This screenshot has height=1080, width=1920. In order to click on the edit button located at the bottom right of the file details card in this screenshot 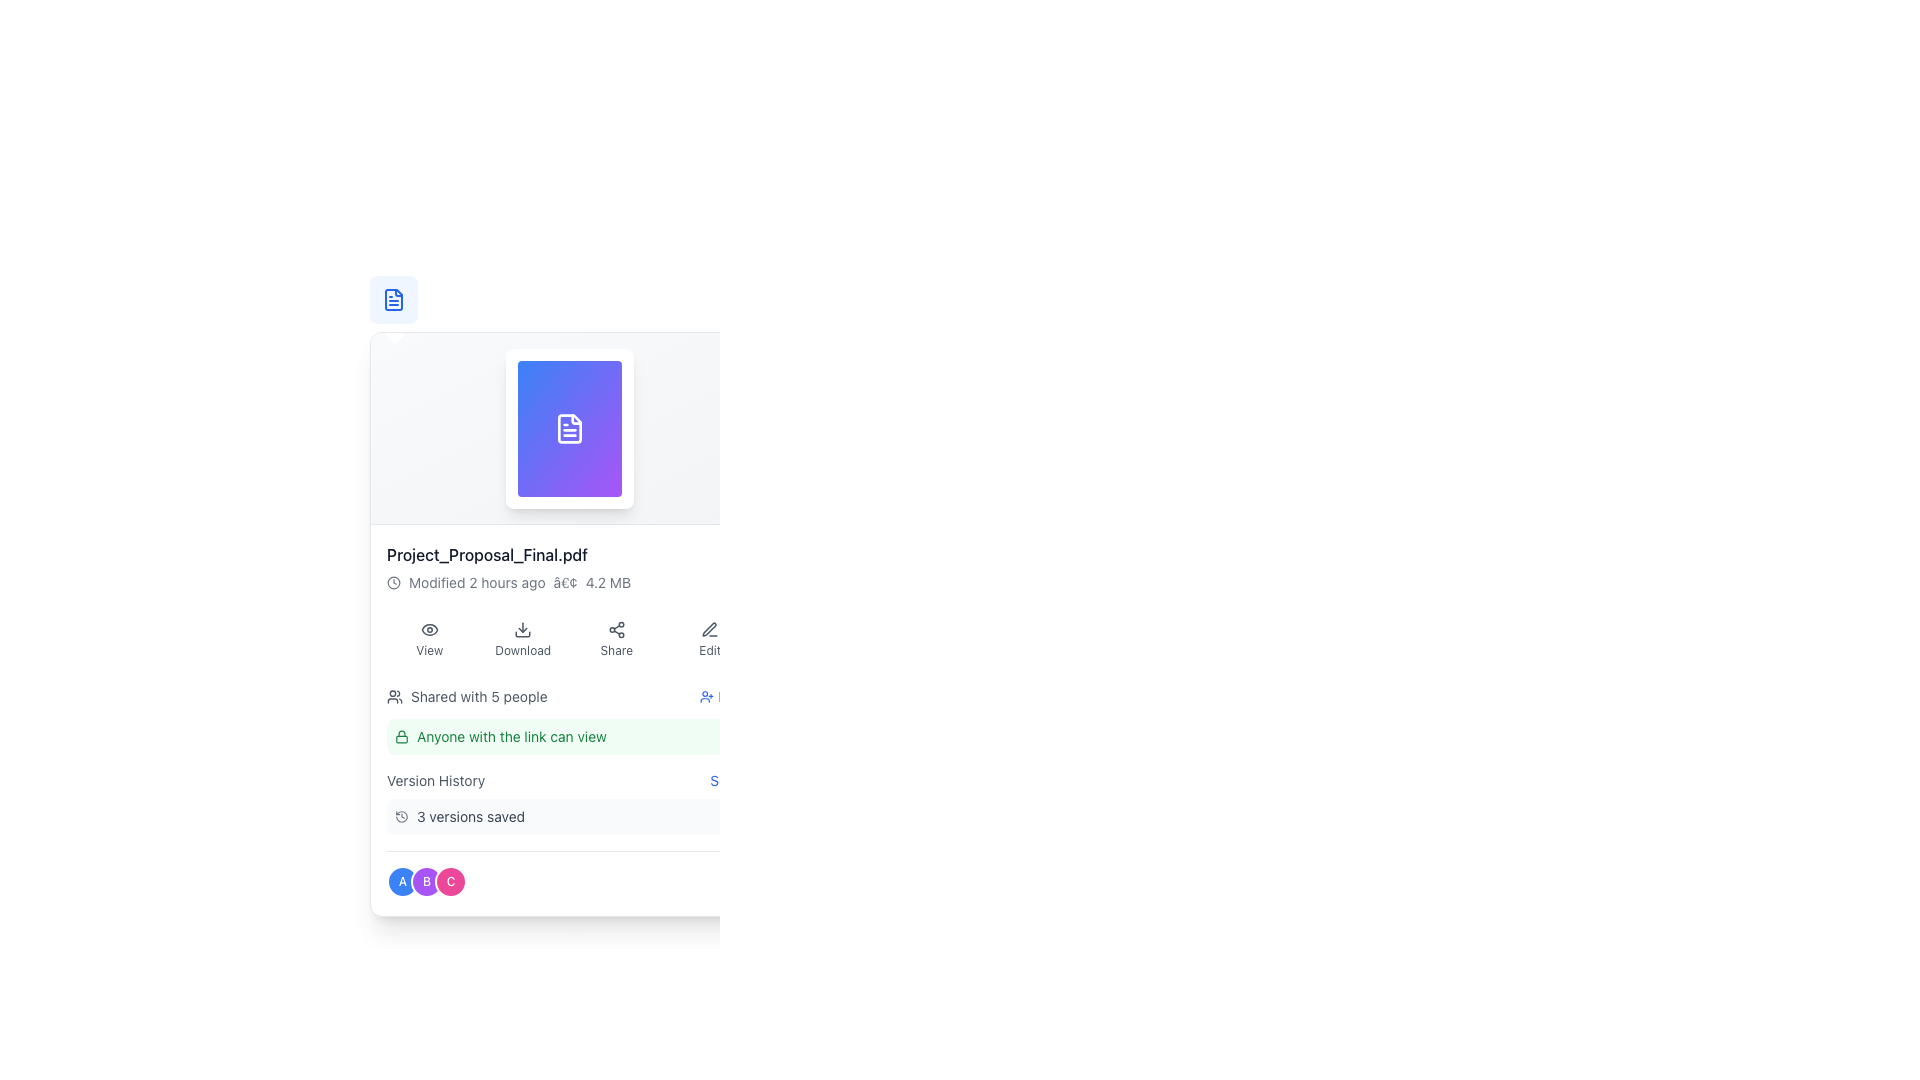, I will do `click(710, 640)`.